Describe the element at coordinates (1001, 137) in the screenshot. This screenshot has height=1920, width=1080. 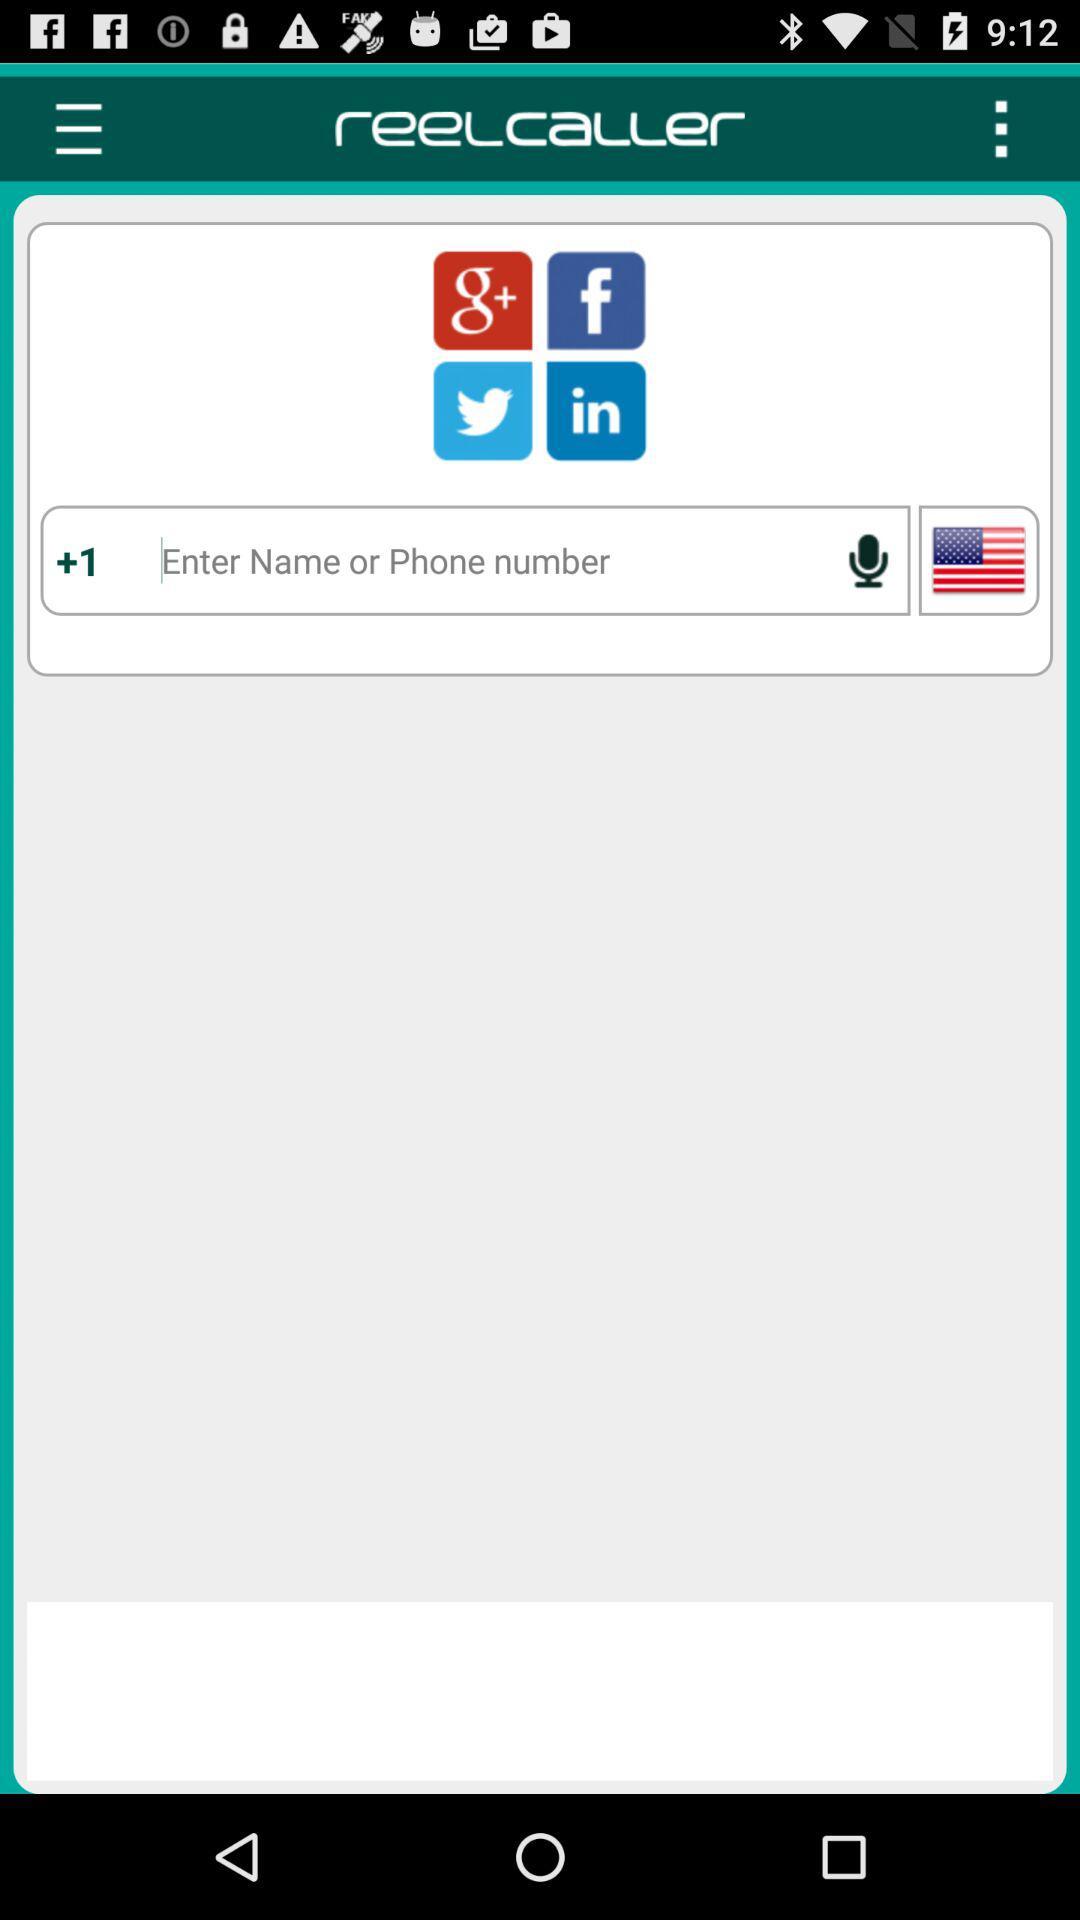
I see `the more icon` at that location.